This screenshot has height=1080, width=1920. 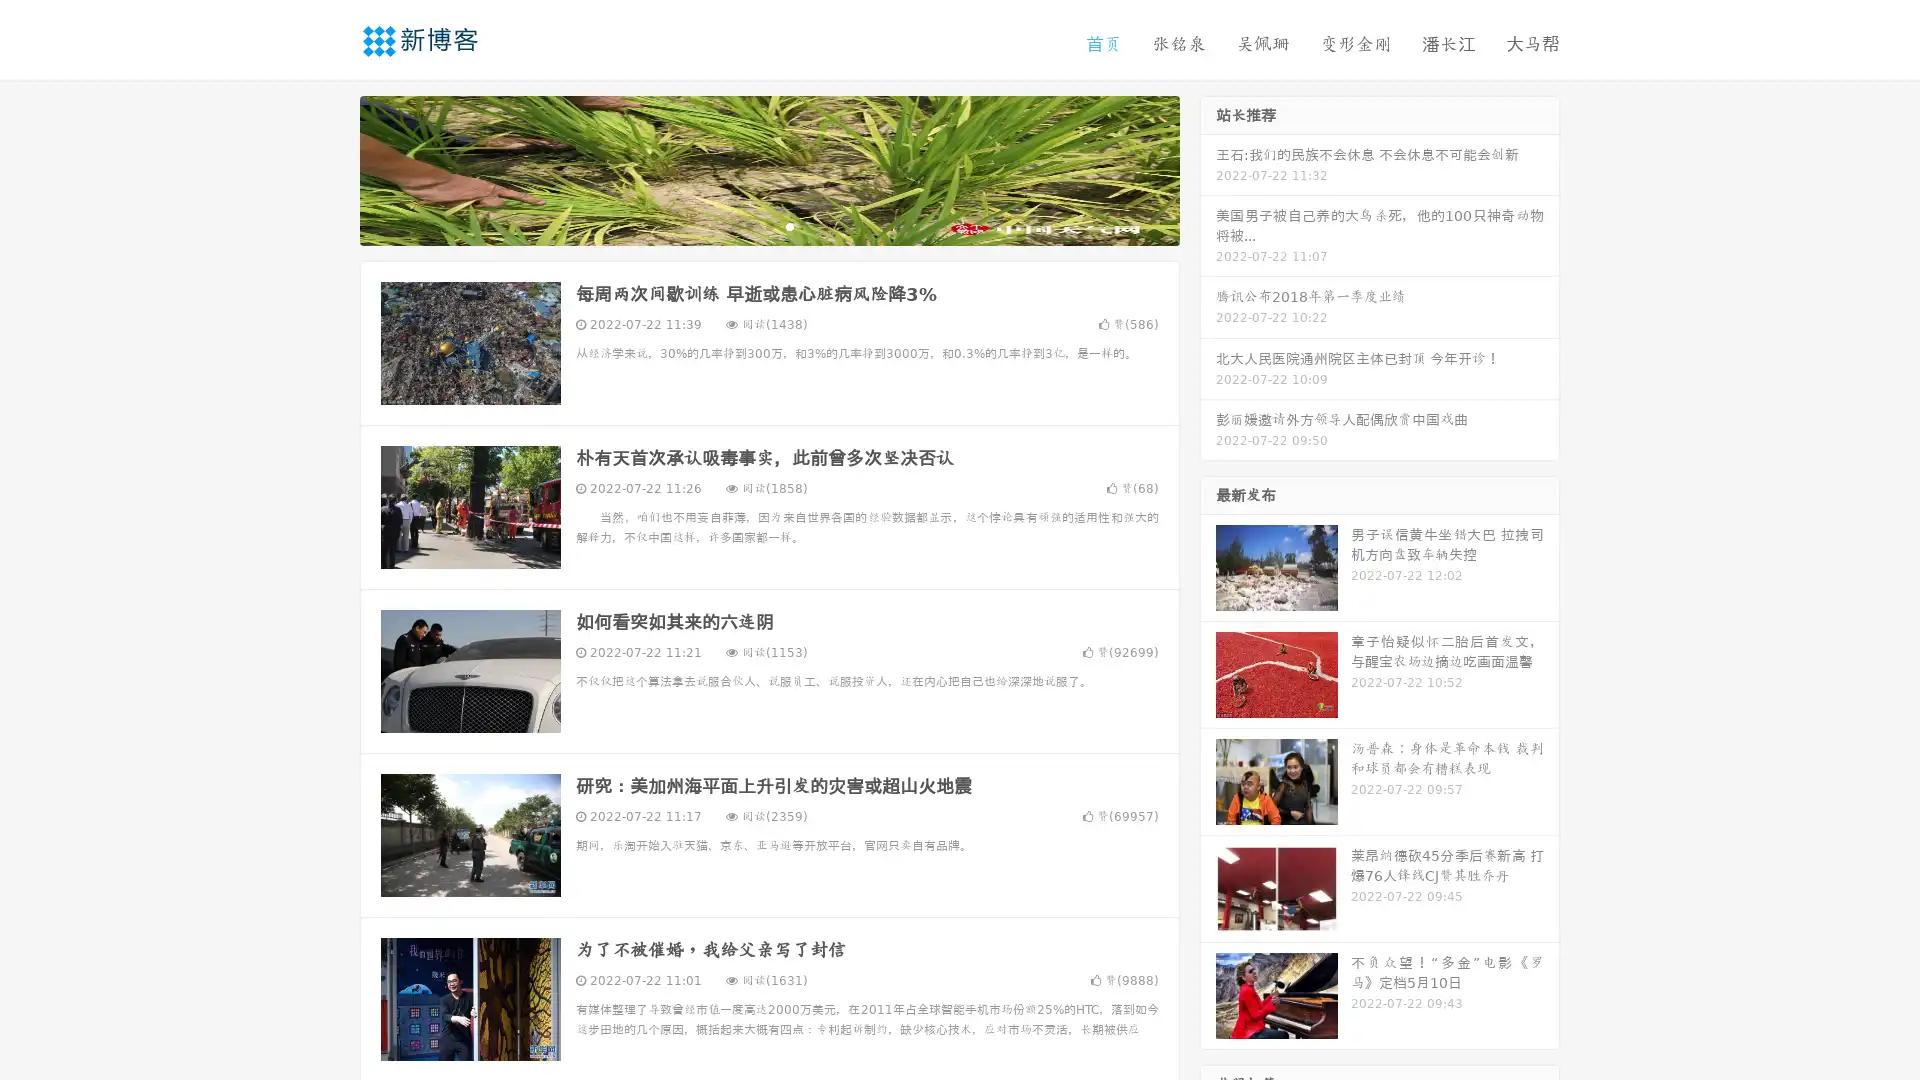 What do you see at coordinates (330, 168) in the screenshot?
I see `Previous slide` at bounding box center [330, 168].